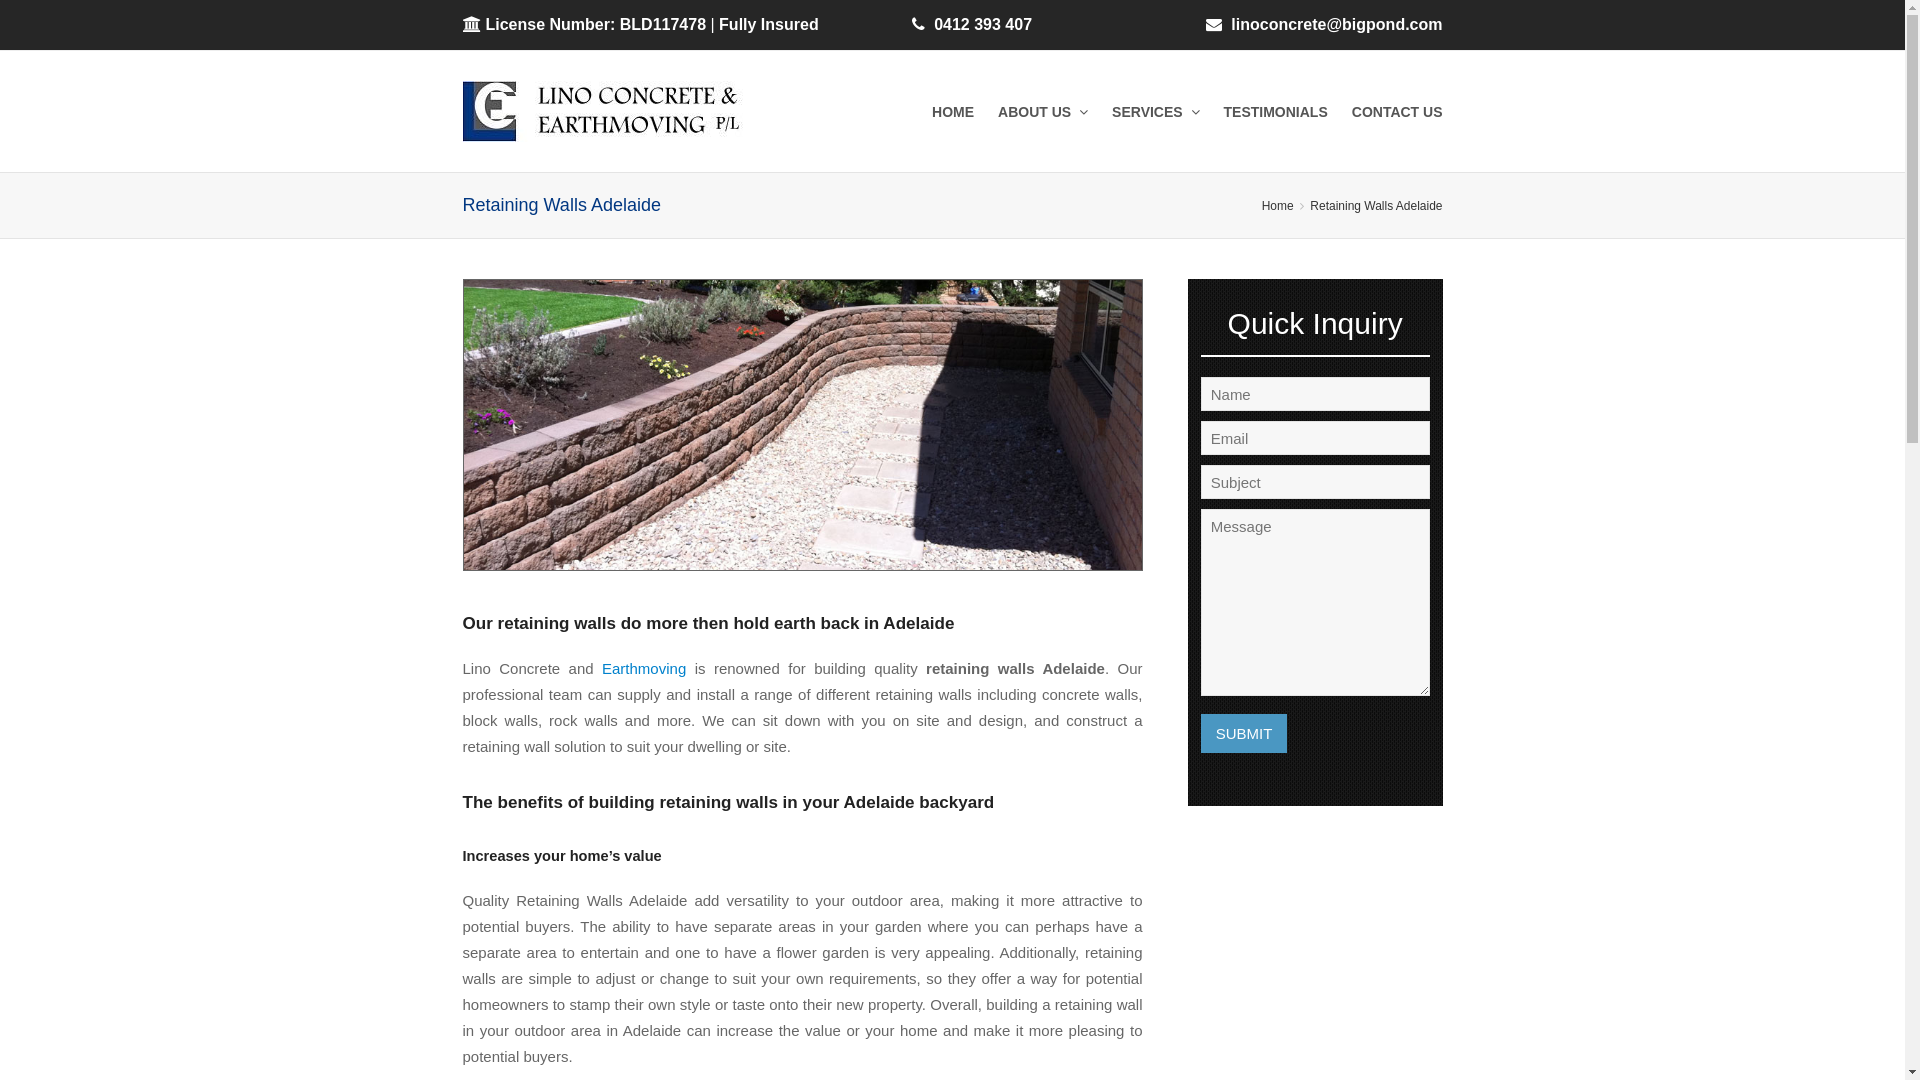 Image resolution: width=1920 pixels, height=1080 pixels. What do you see at coordinates (643, 668) in the screenshot?
I see `'Earthmoving'` at bounding box center [643, 668].